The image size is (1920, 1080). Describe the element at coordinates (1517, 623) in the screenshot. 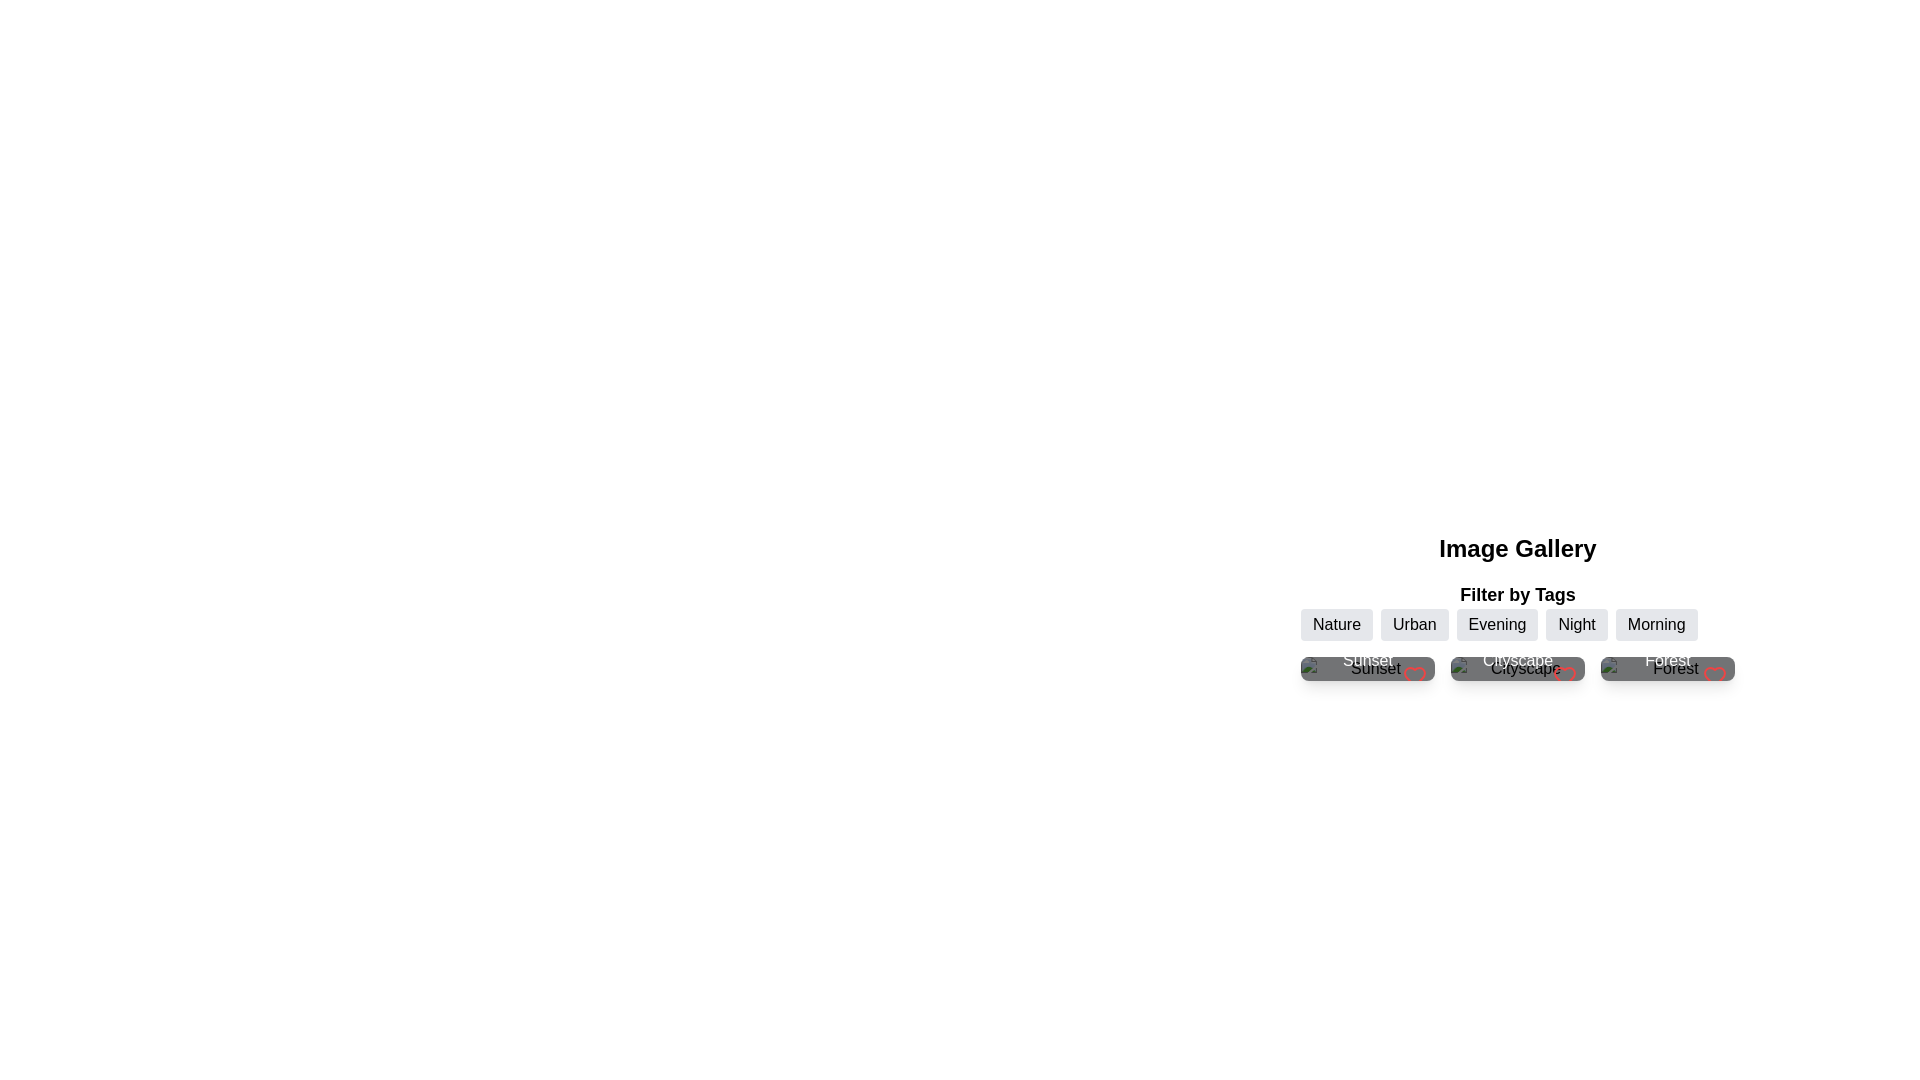

I see `the 'Evening' button with a light gray background and rounded edges, located below the heading 'Filter by Tags' to apply the 'Evening' filter` at that location.